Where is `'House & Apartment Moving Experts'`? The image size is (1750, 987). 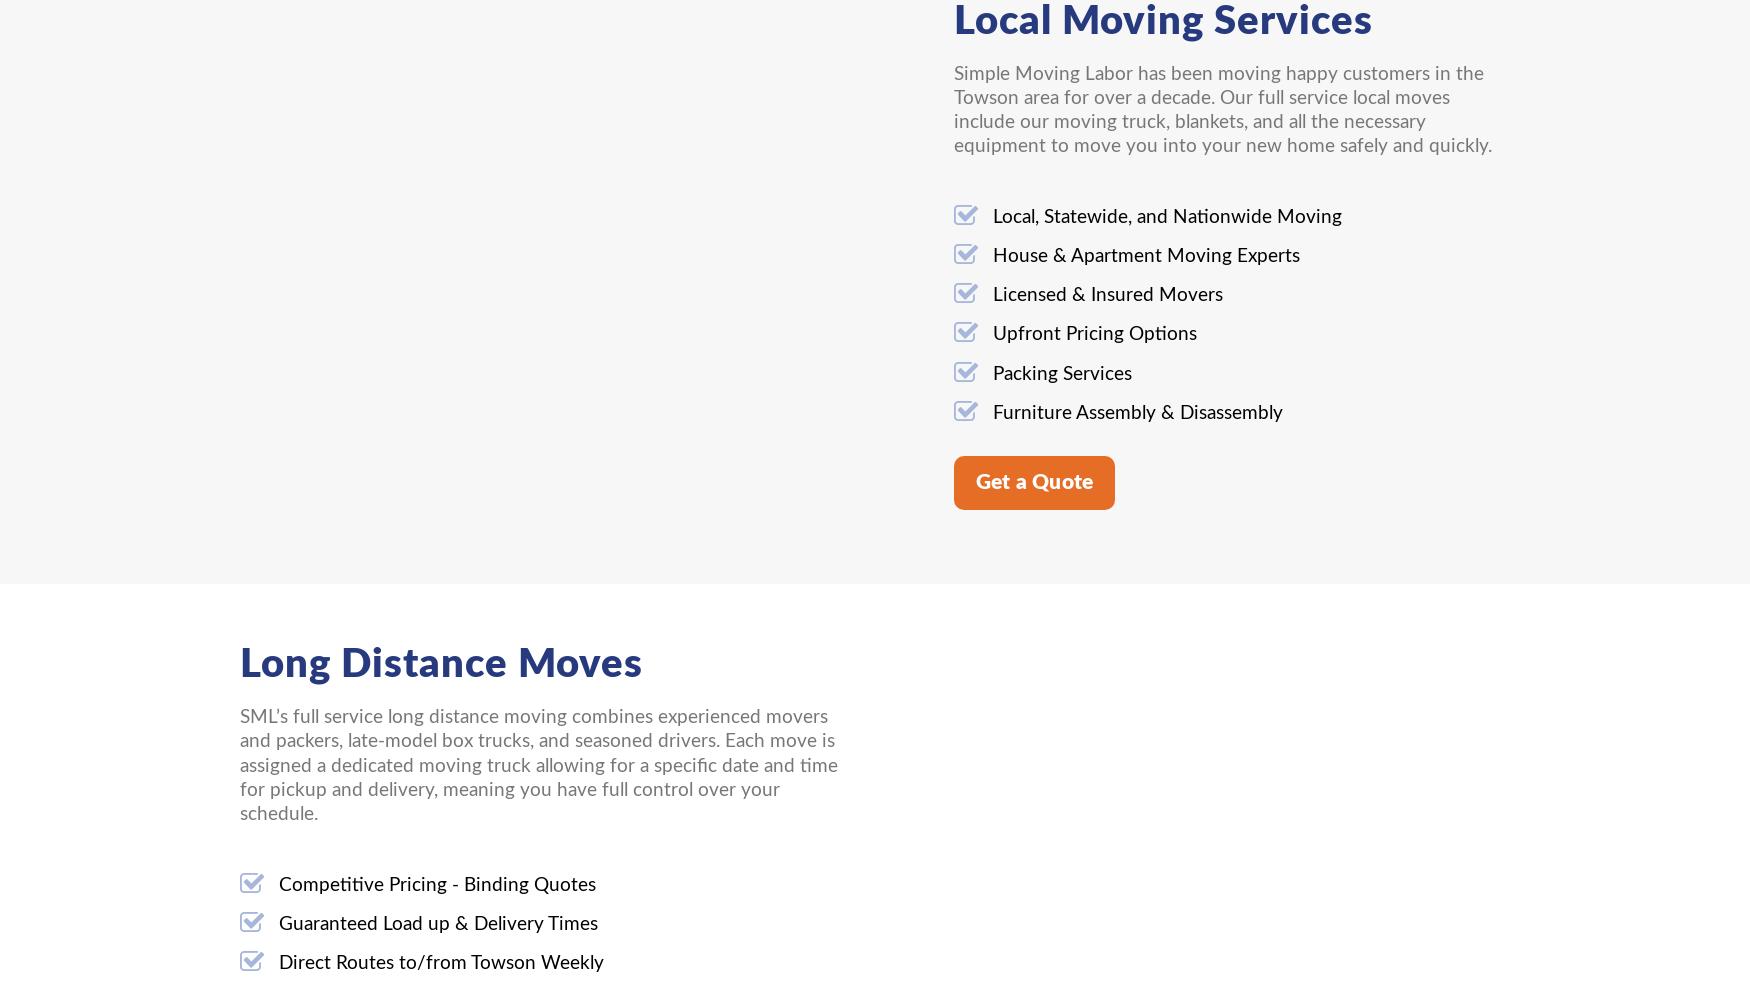 'House & Apartment Moving Experts' is located at coordinates (1142, 256).